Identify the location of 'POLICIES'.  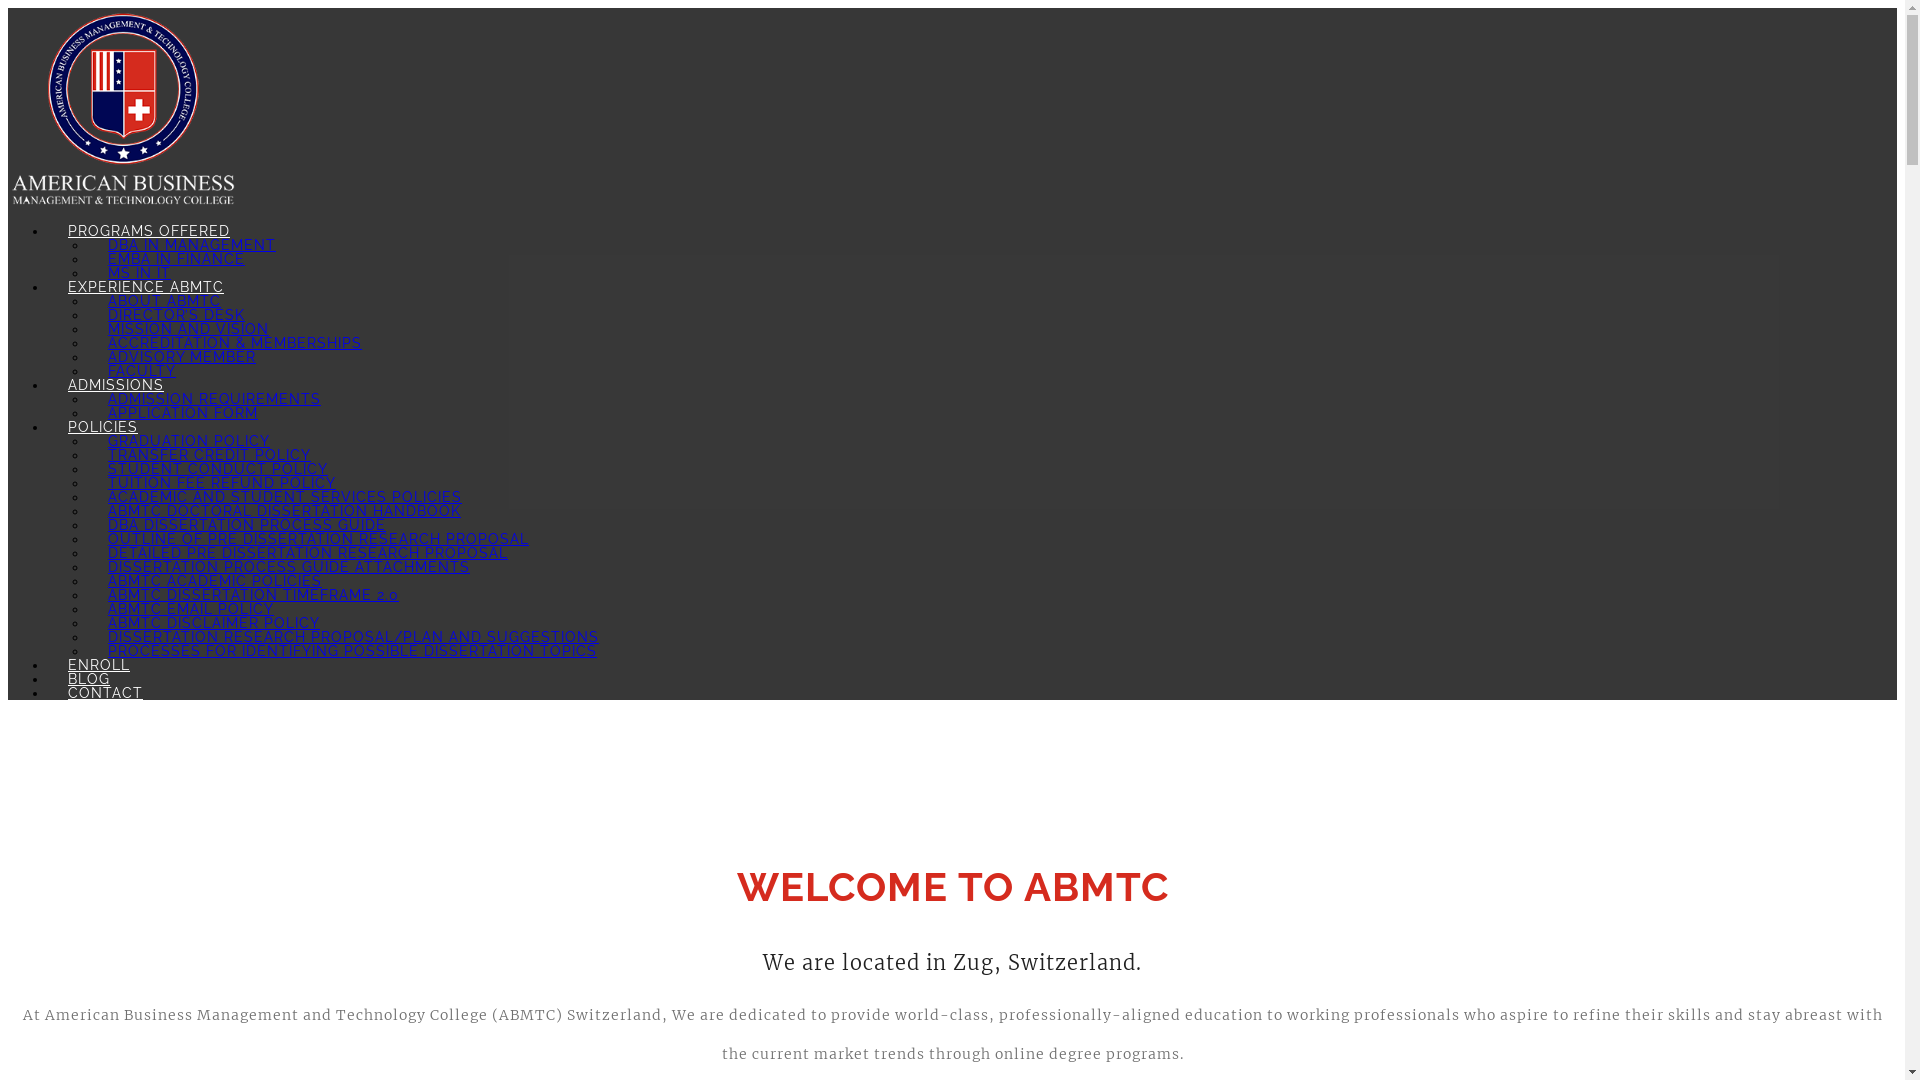
(101, 426).